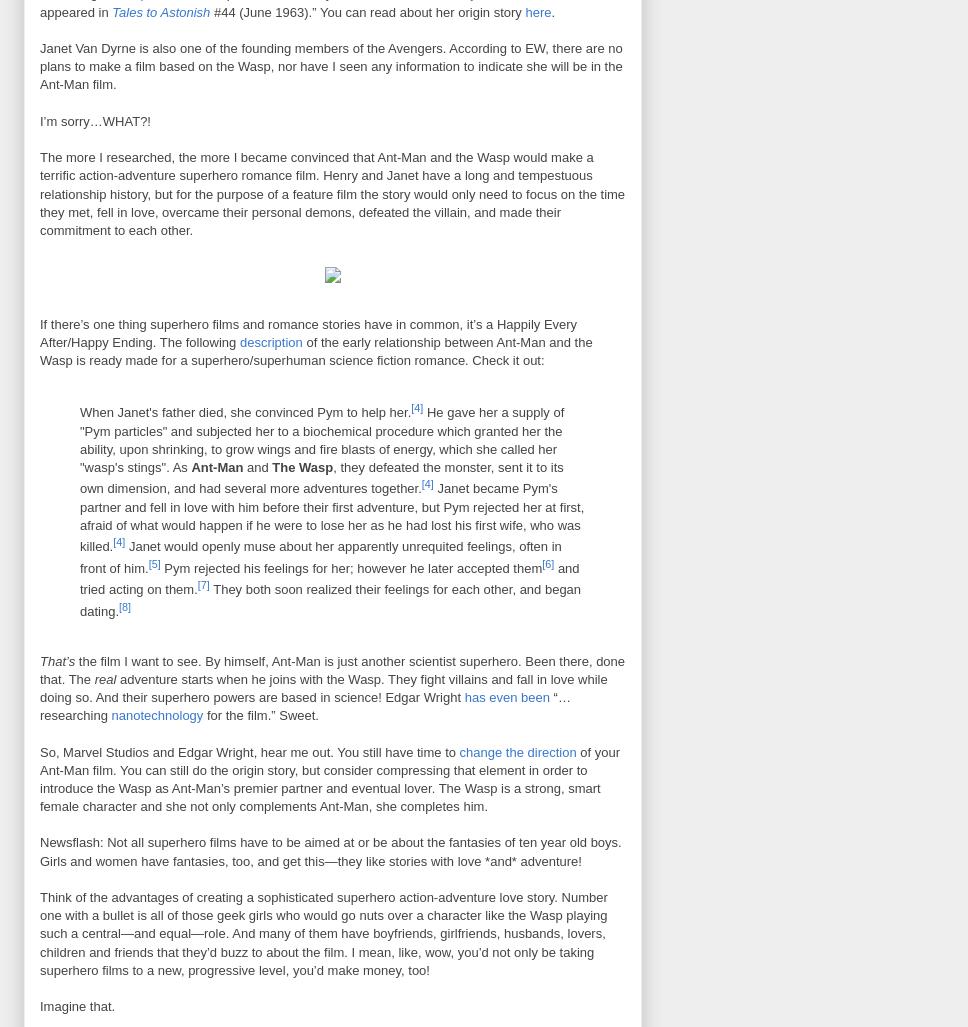  I want to click on 'The Wasp', so click(301, 467).